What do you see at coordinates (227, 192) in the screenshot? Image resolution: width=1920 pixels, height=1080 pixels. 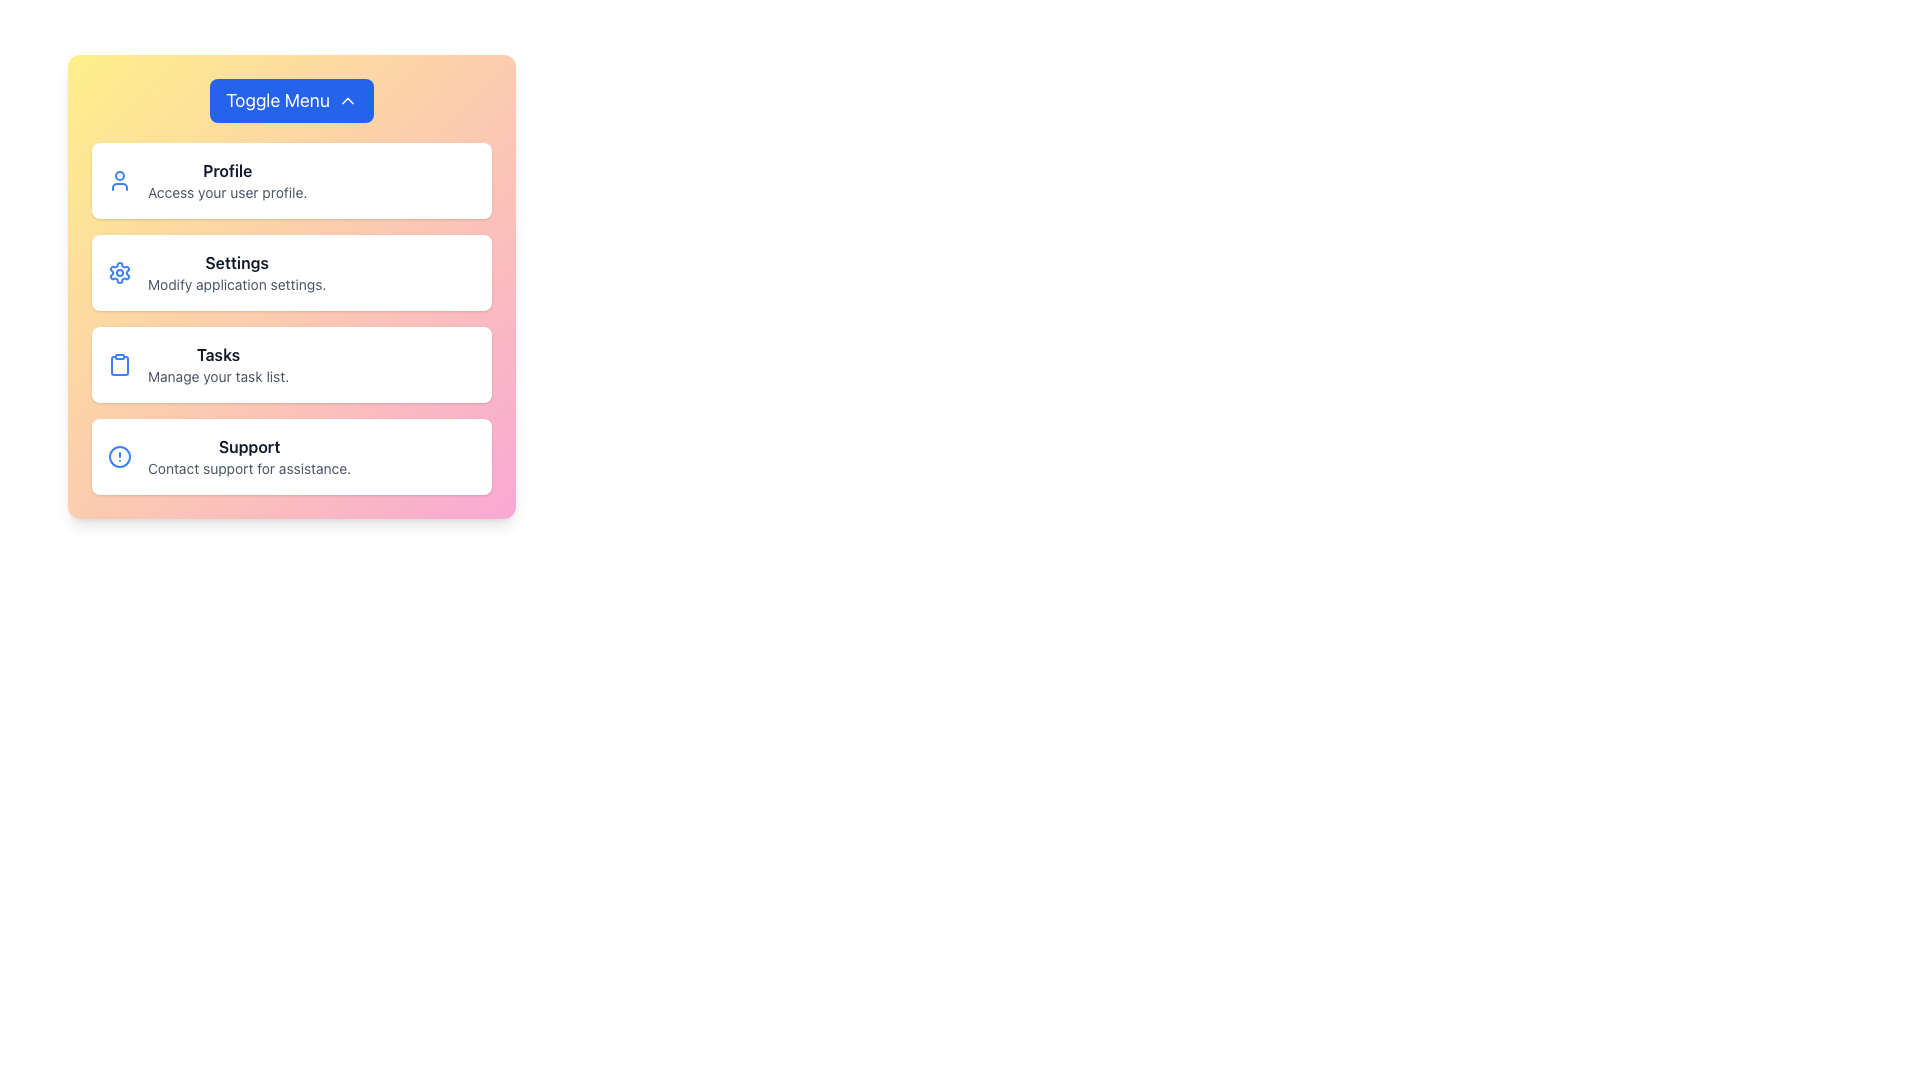 I see `the text label reading 'Access your user profile.' which is styled in gray and located directly below the 'Profile' heading in the menu card` at bounding box center [227, 192].